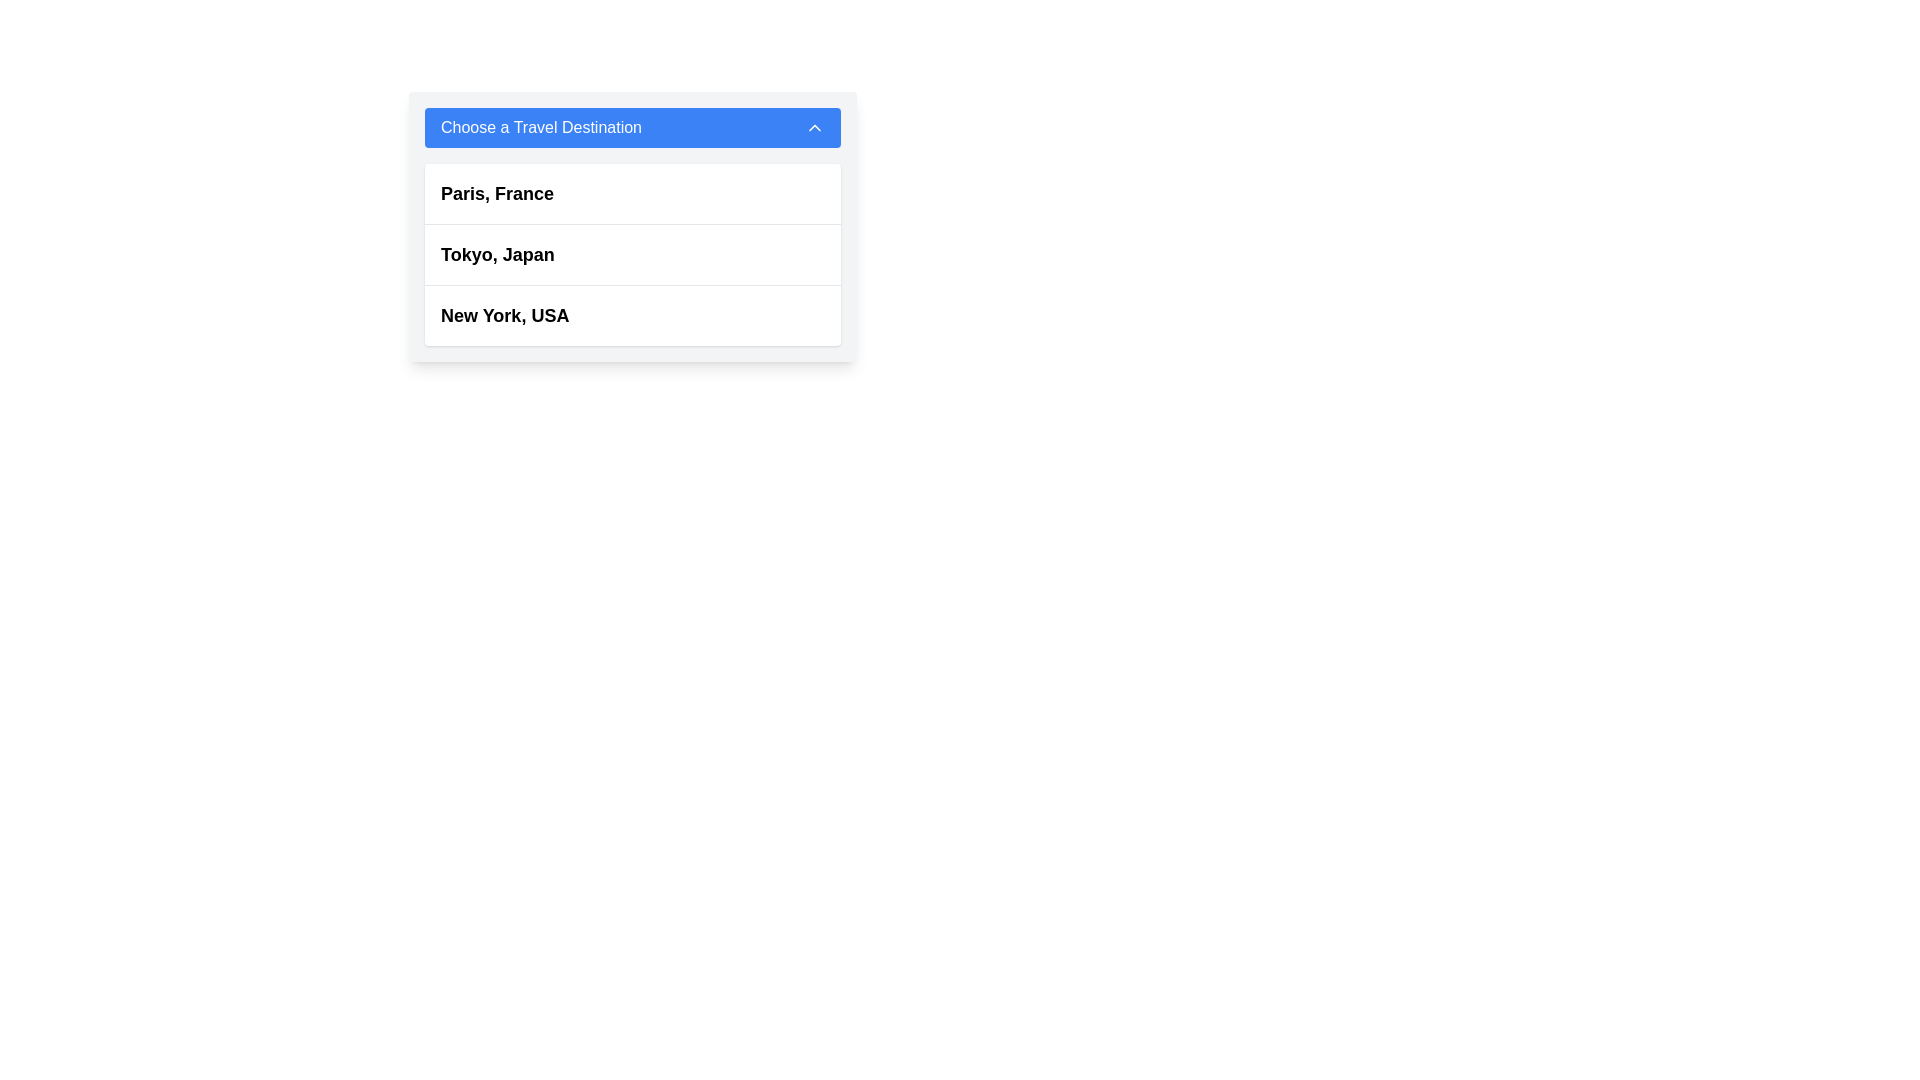 The image size is (1920, 1080). Describe the element at coordinates (632, 226) in the screenshot. I see `the dropdown-style selection menu labeled 'Choose a Travel Destination'` at that location.